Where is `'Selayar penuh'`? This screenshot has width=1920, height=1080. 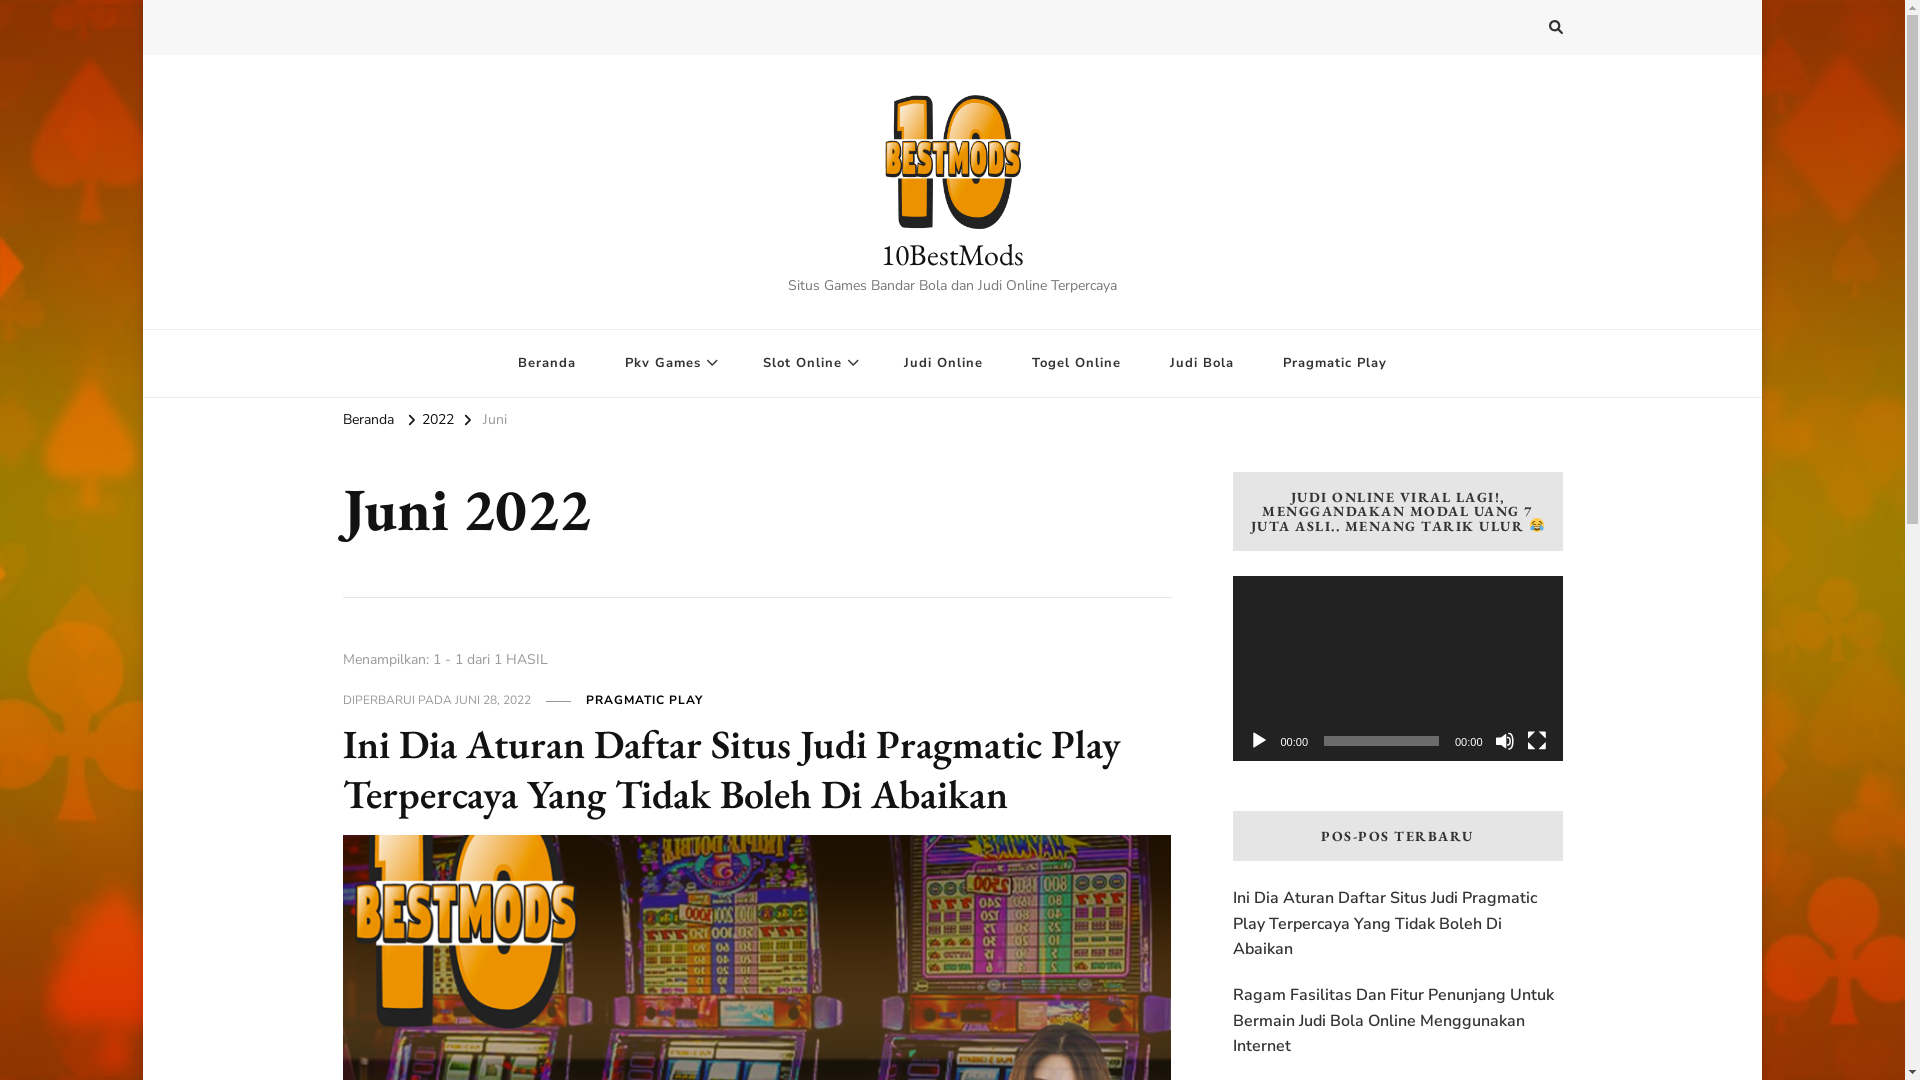 'Selayar penuh' is located at coordinates (1525, 740).